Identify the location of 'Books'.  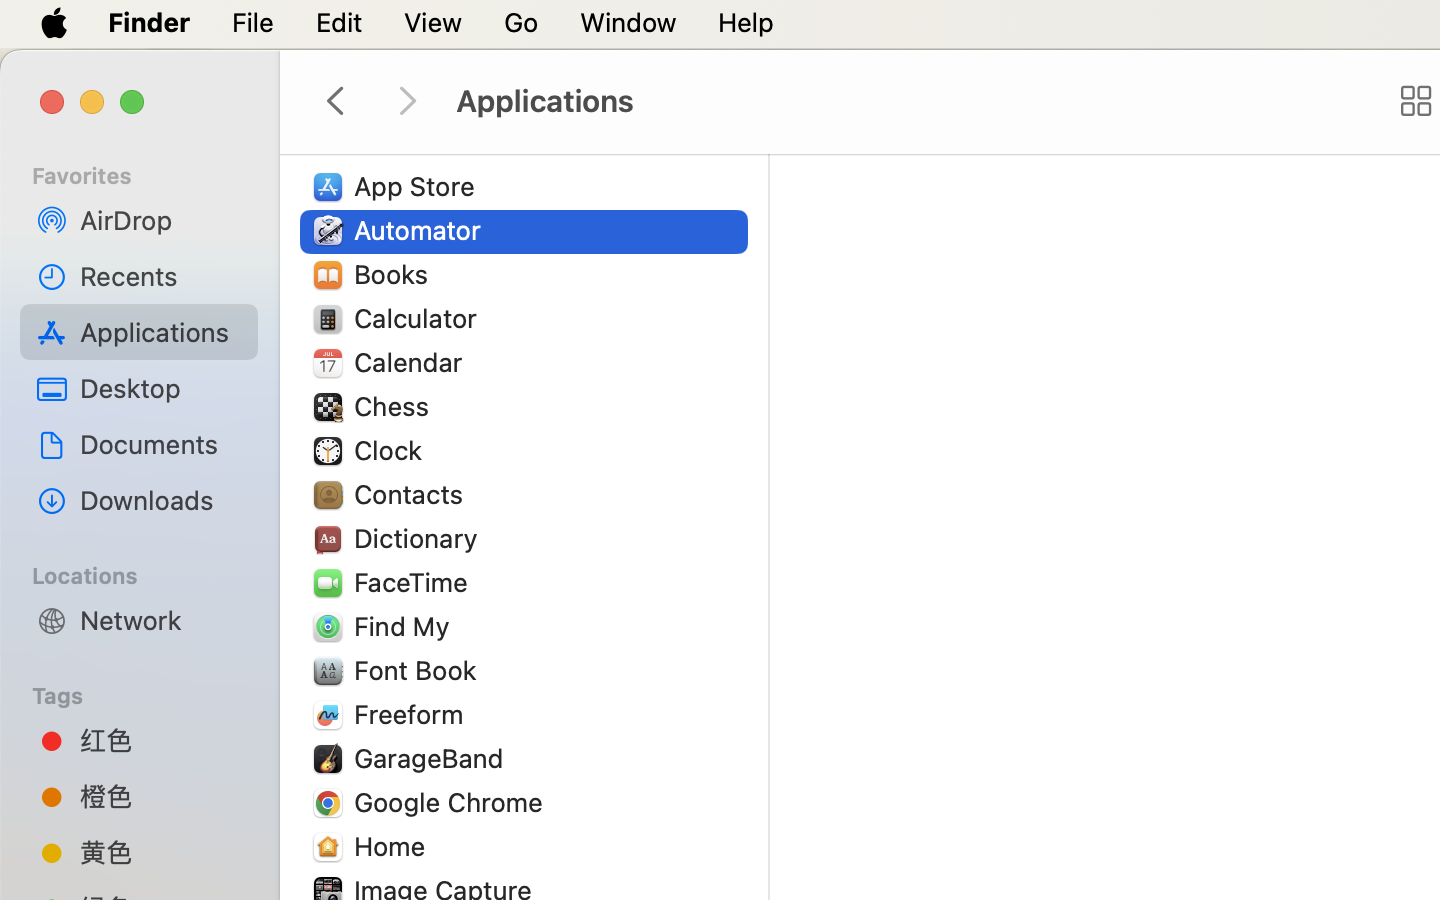
(395, 272).